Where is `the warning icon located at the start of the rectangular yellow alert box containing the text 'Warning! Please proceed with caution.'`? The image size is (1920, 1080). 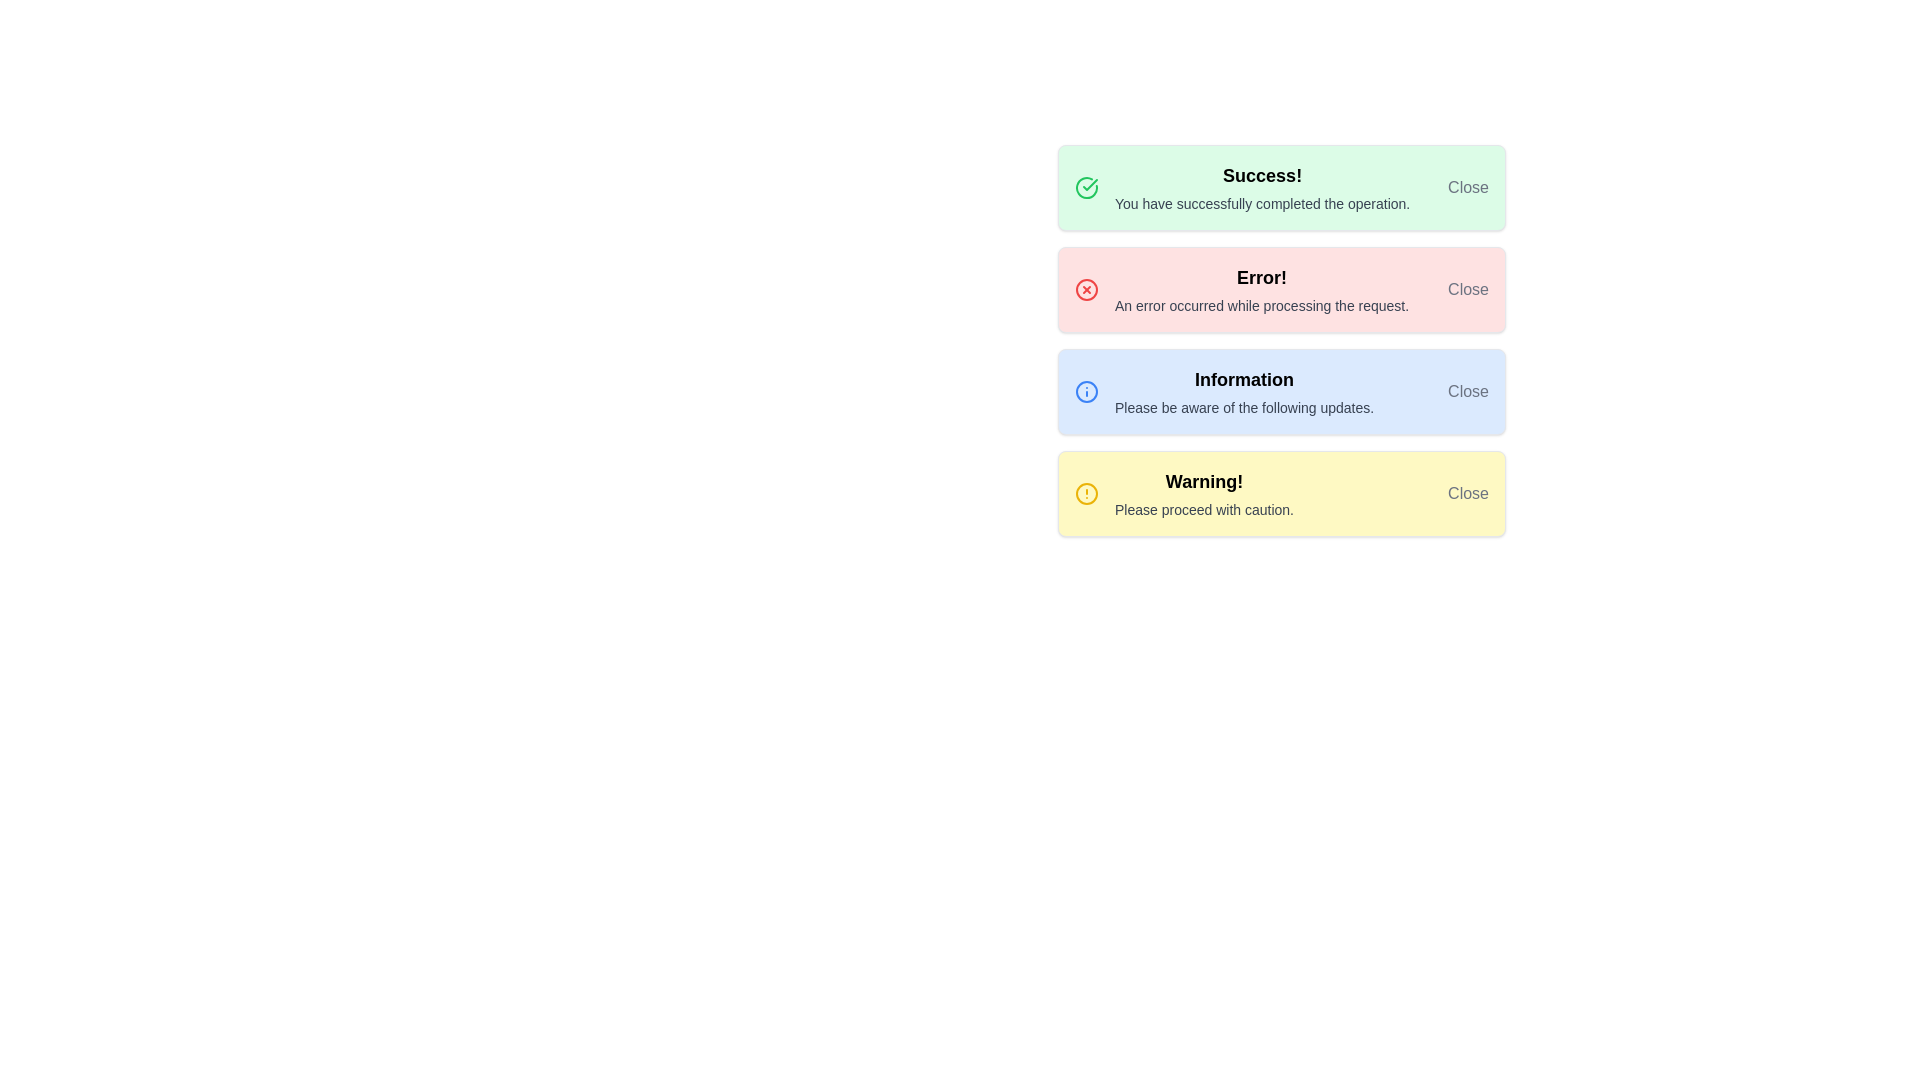 the warning icon located at the start of the rectangular yellow alert box containing the text 'Warning! Please proceed with caution.' is located at coordinates (1085, 493).